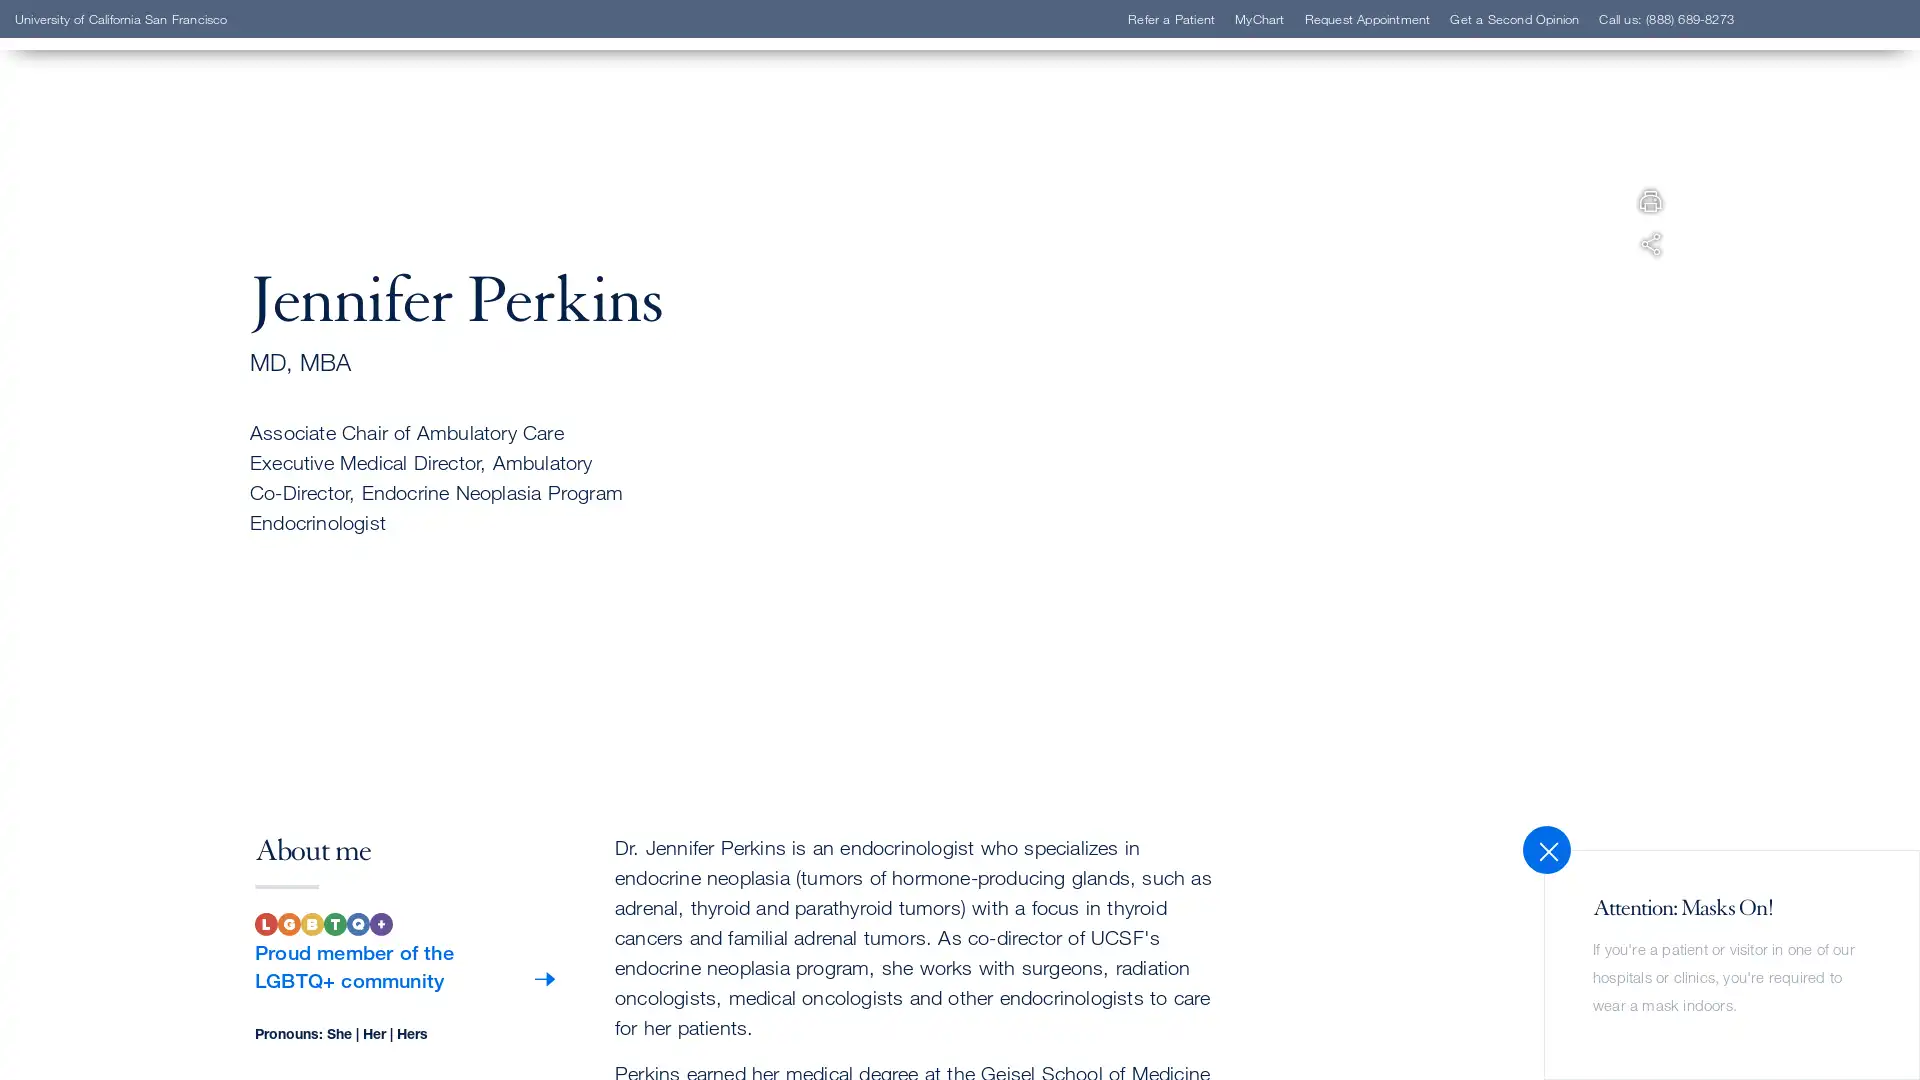  I want to click on Refer a Patient, so click(143, 323).